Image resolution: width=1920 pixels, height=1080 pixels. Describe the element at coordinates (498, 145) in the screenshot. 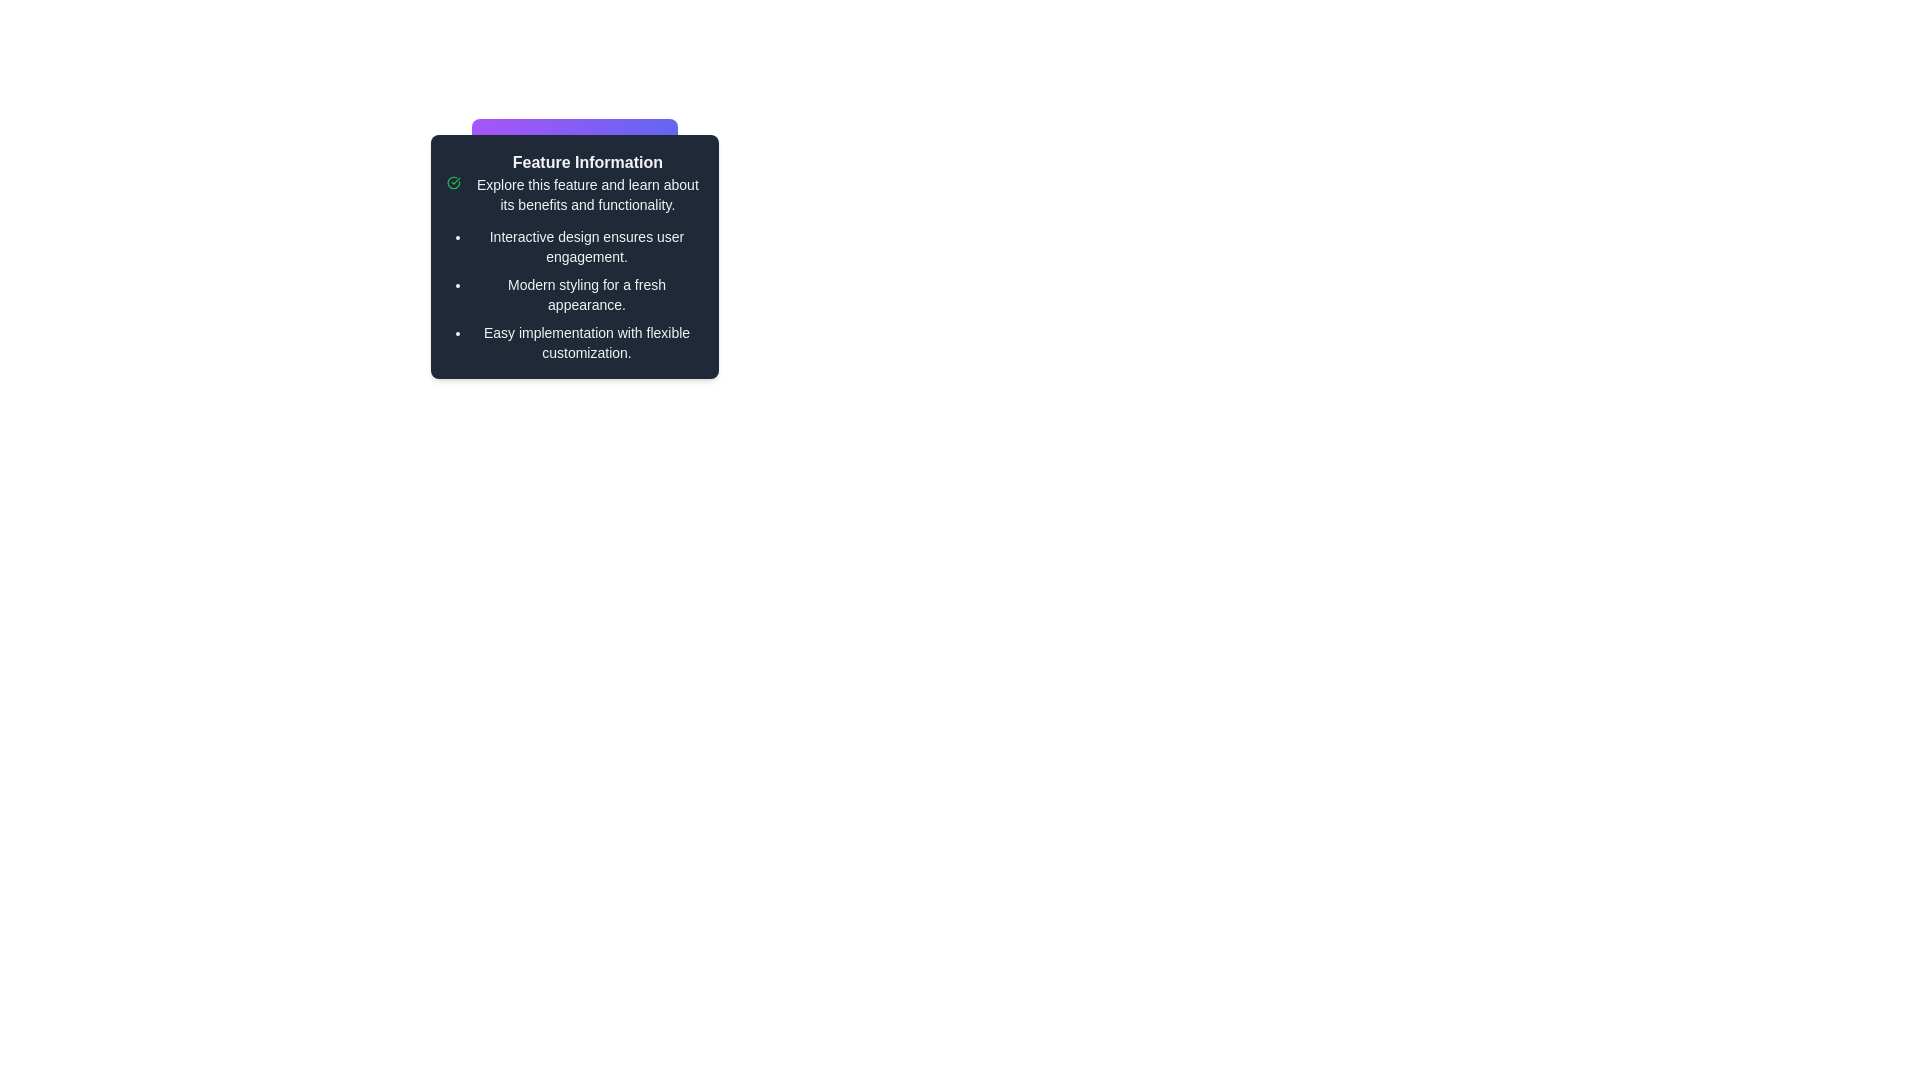

I see `the circular graphical component located at the top-left corner of the 'Feature Information' pop-up panel` at that location.